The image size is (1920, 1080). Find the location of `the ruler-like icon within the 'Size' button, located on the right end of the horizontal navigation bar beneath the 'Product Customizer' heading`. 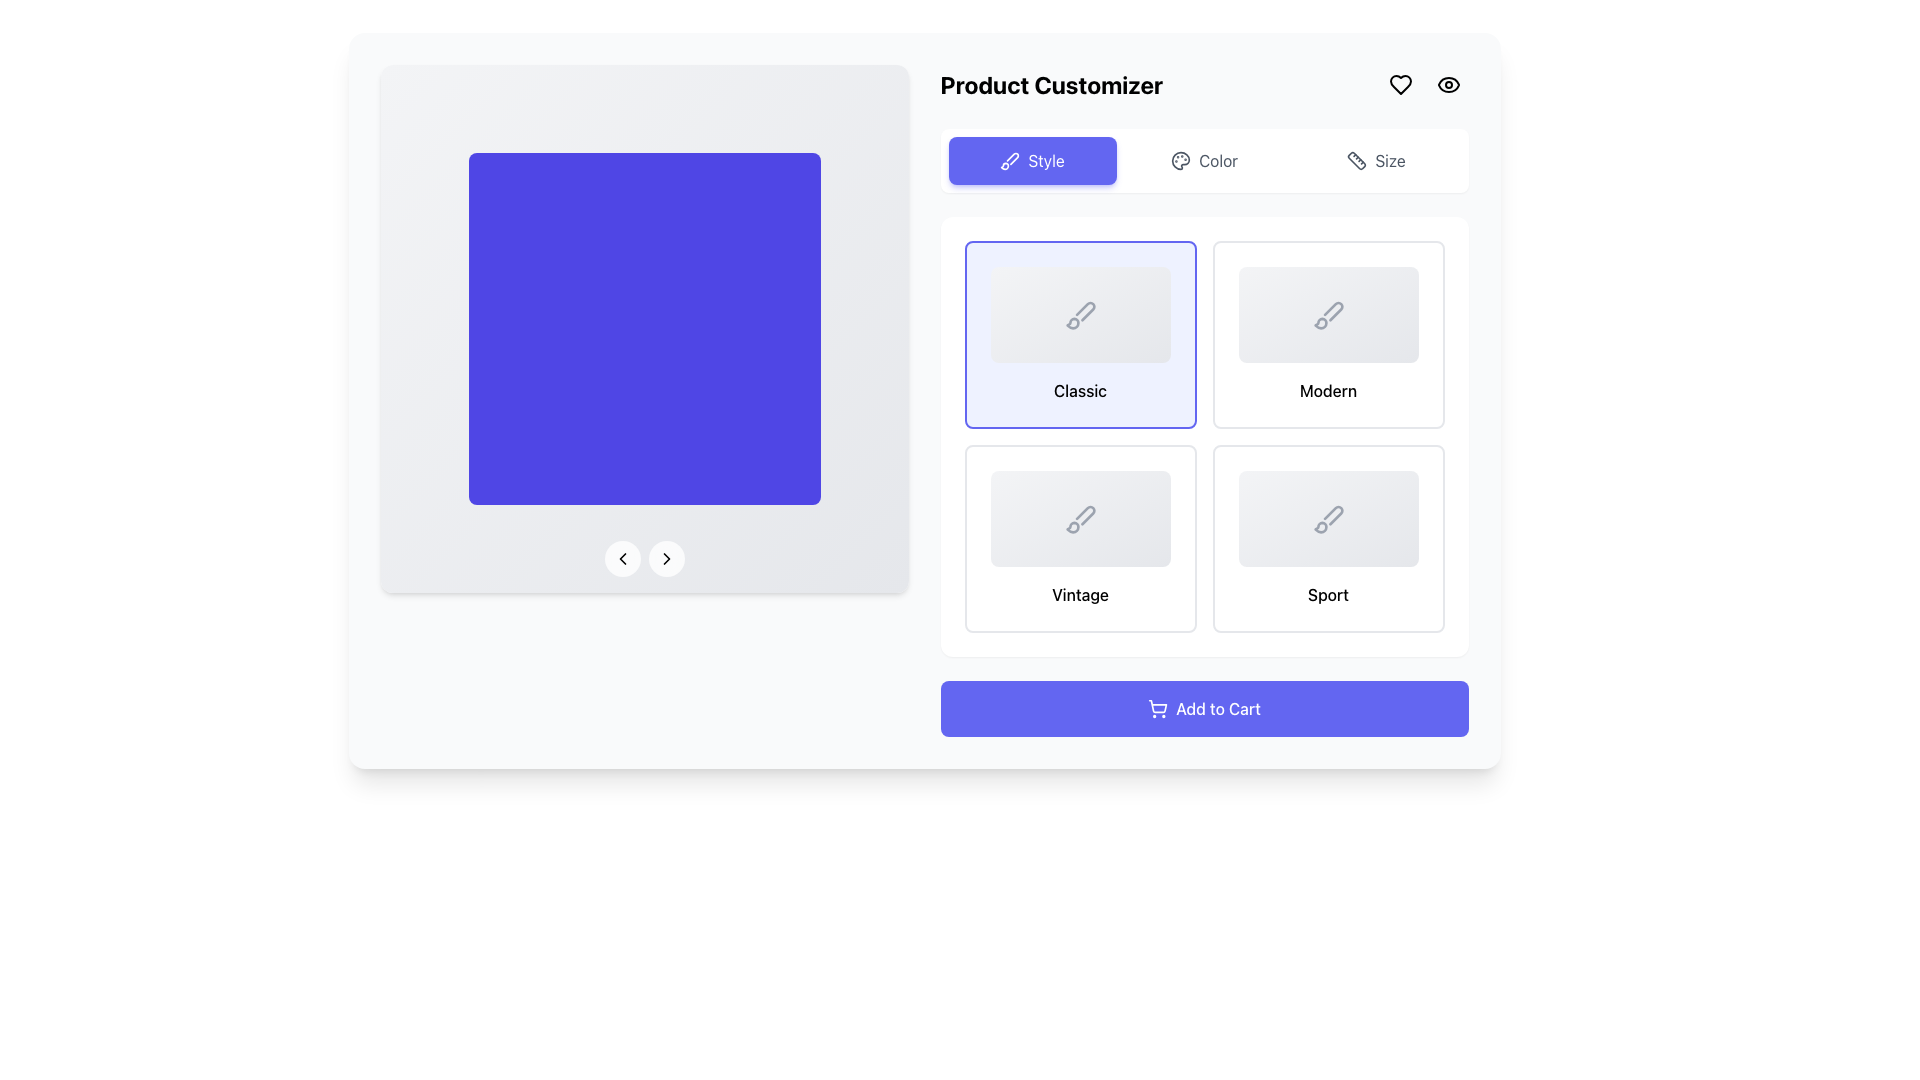

the ruler-like icon within the 'Size' button, located on the right end of the horizontal navigation bar beneath the 'Product Customizer' heading is located at coordinates (1357, 160).